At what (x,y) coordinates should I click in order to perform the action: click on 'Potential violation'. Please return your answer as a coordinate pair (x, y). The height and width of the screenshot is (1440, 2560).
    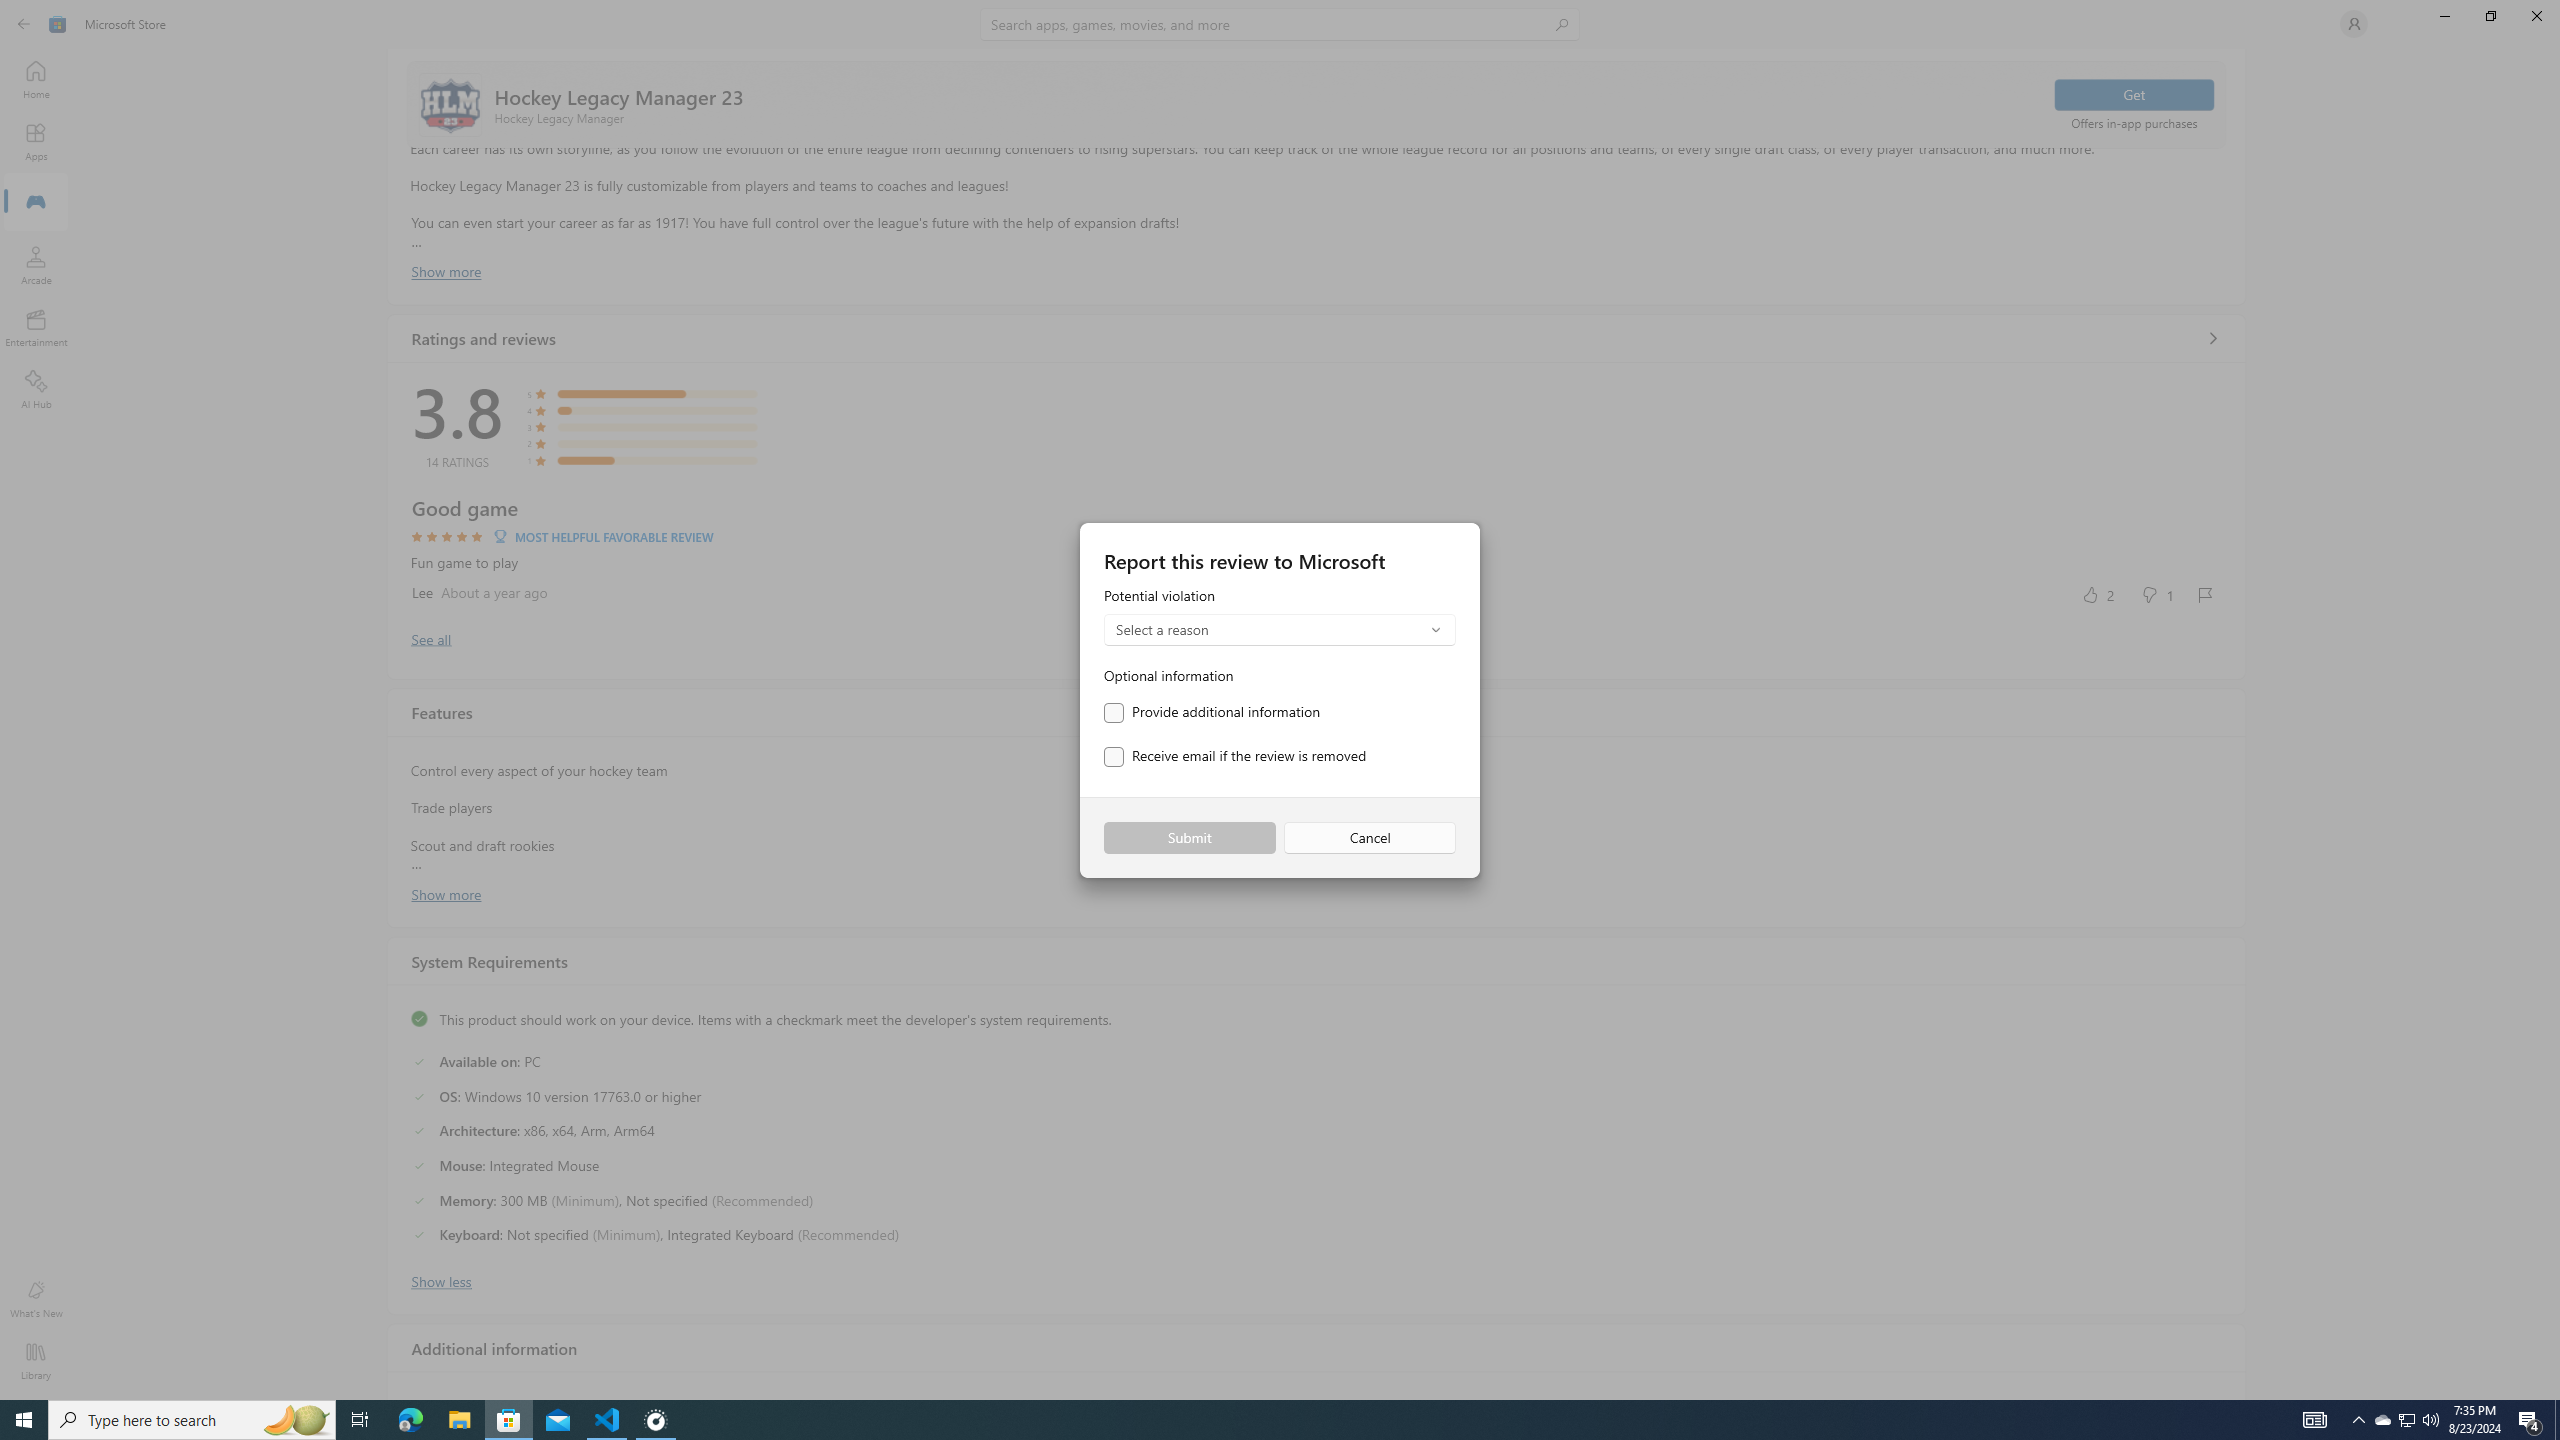
    Looking at the image, I should click on (1280, 616).